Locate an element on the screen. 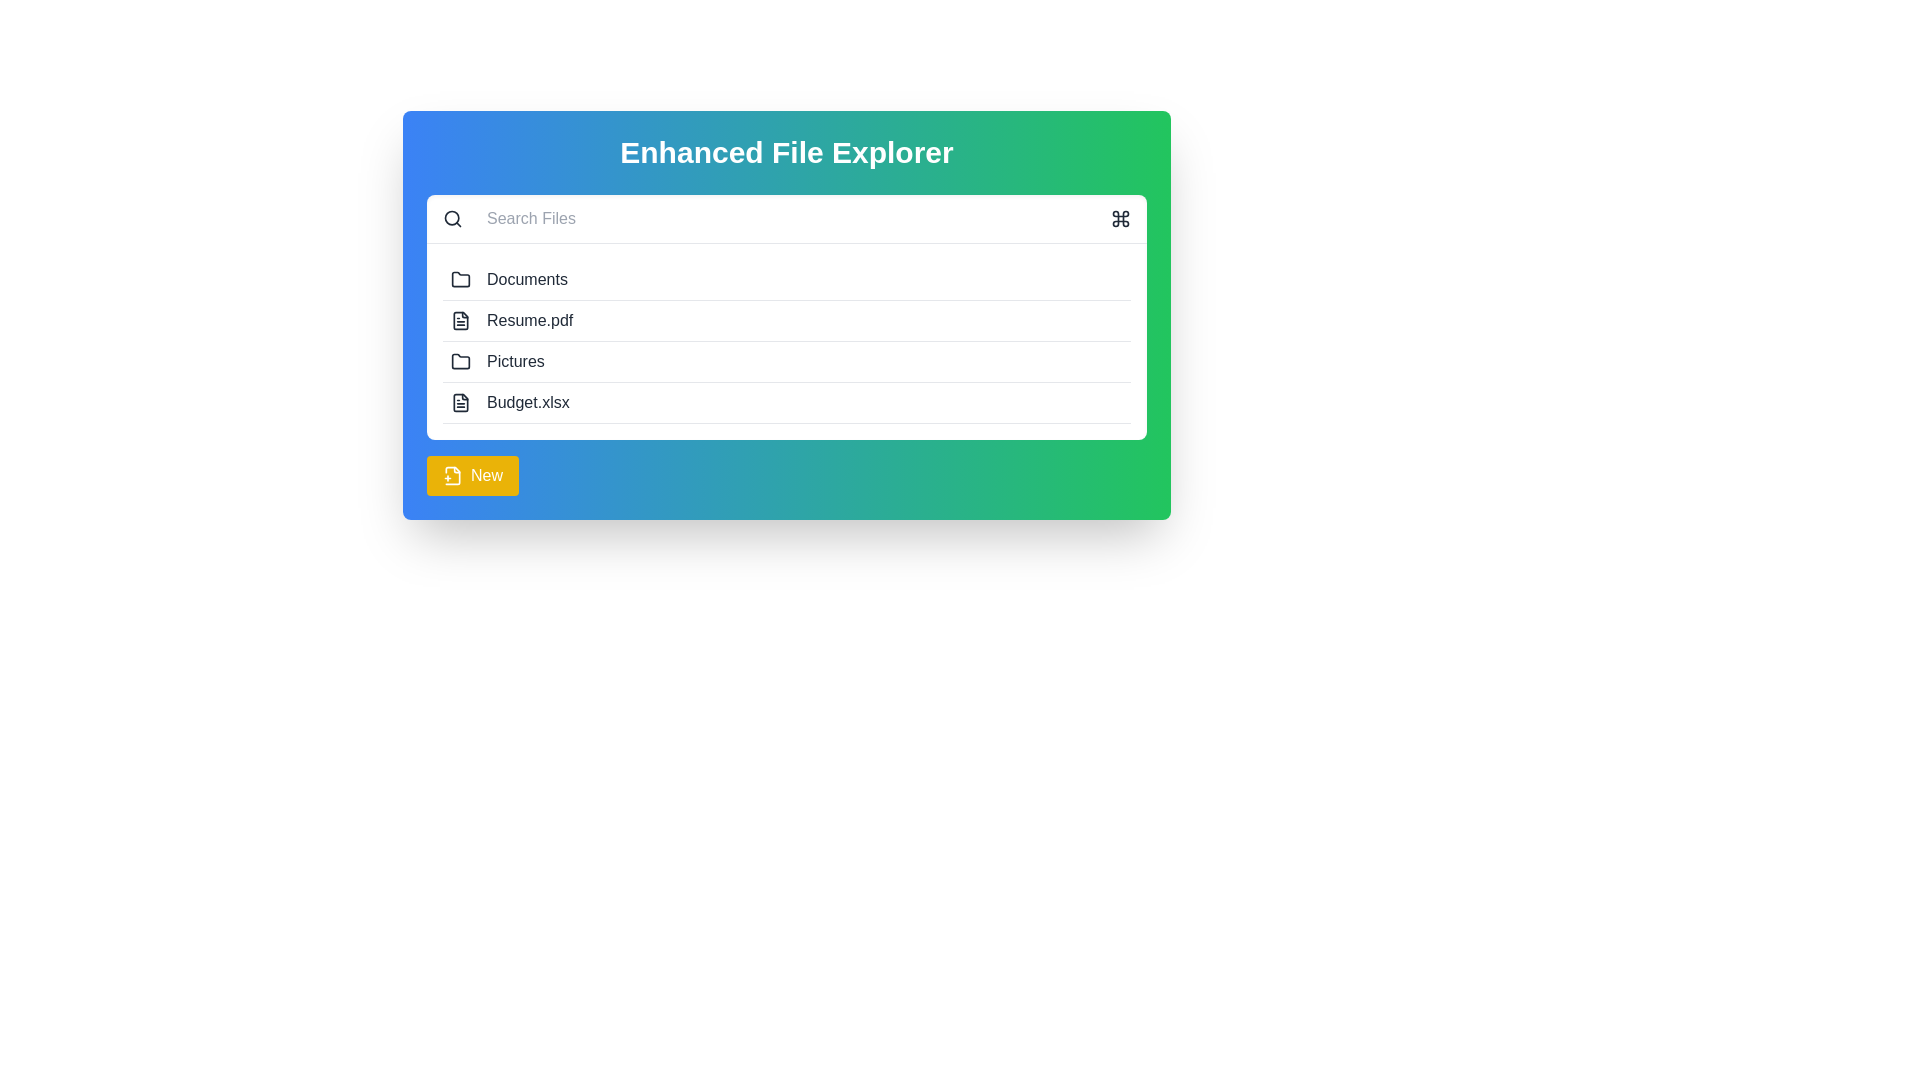 The height and width of the screenshot is (1080, 1920). the SVG Icon located at the top-right end of the search input bar is located at coordinates (1121, 219).